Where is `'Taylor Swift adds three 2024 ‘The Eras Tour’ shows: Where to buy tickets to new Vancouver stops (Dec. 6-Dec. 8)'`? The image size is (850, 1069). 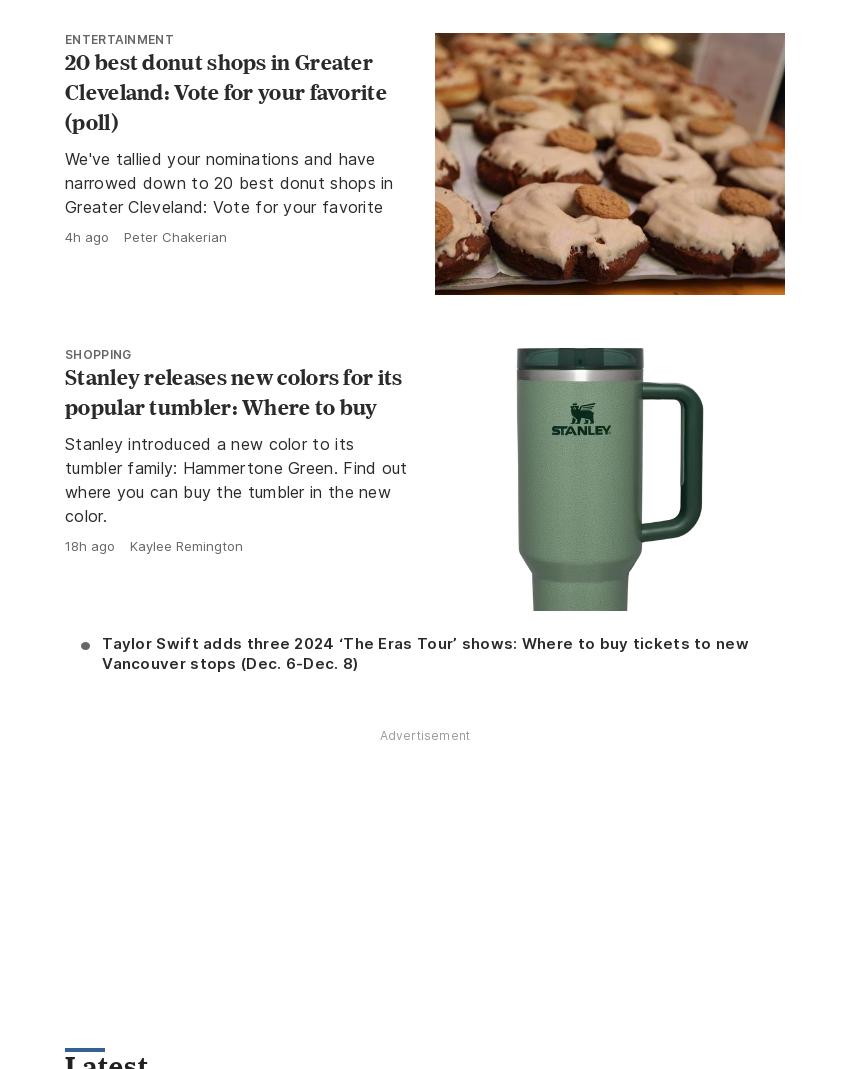 'Taylor Swift adds three 2024 ‘The Eras Tour’ shows: Where to buy tickets to new Vancouver stops (Dec. 6-Dec. 8)' is located at coordinates (425, 651).